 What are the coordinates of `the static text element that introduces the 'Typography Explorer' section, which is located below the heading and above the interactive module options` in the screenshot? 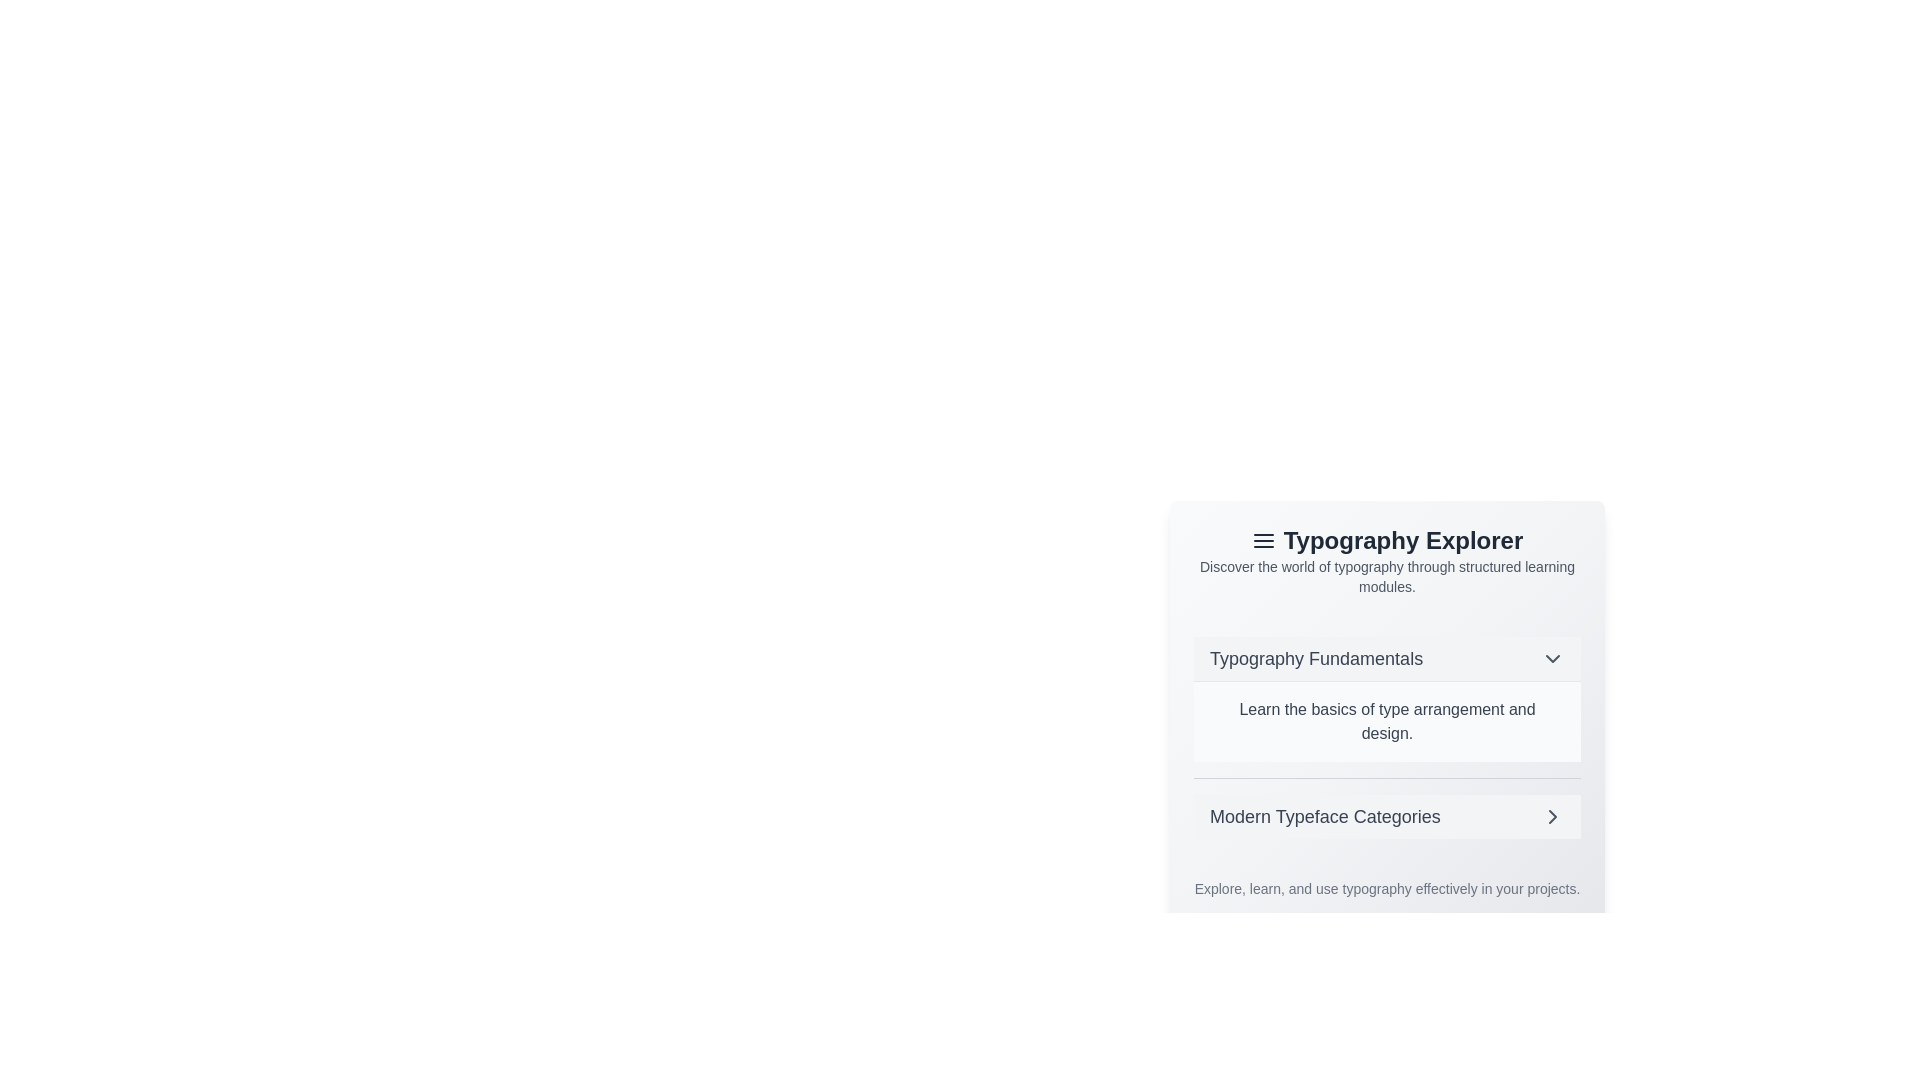 It's located at (1386, 577).